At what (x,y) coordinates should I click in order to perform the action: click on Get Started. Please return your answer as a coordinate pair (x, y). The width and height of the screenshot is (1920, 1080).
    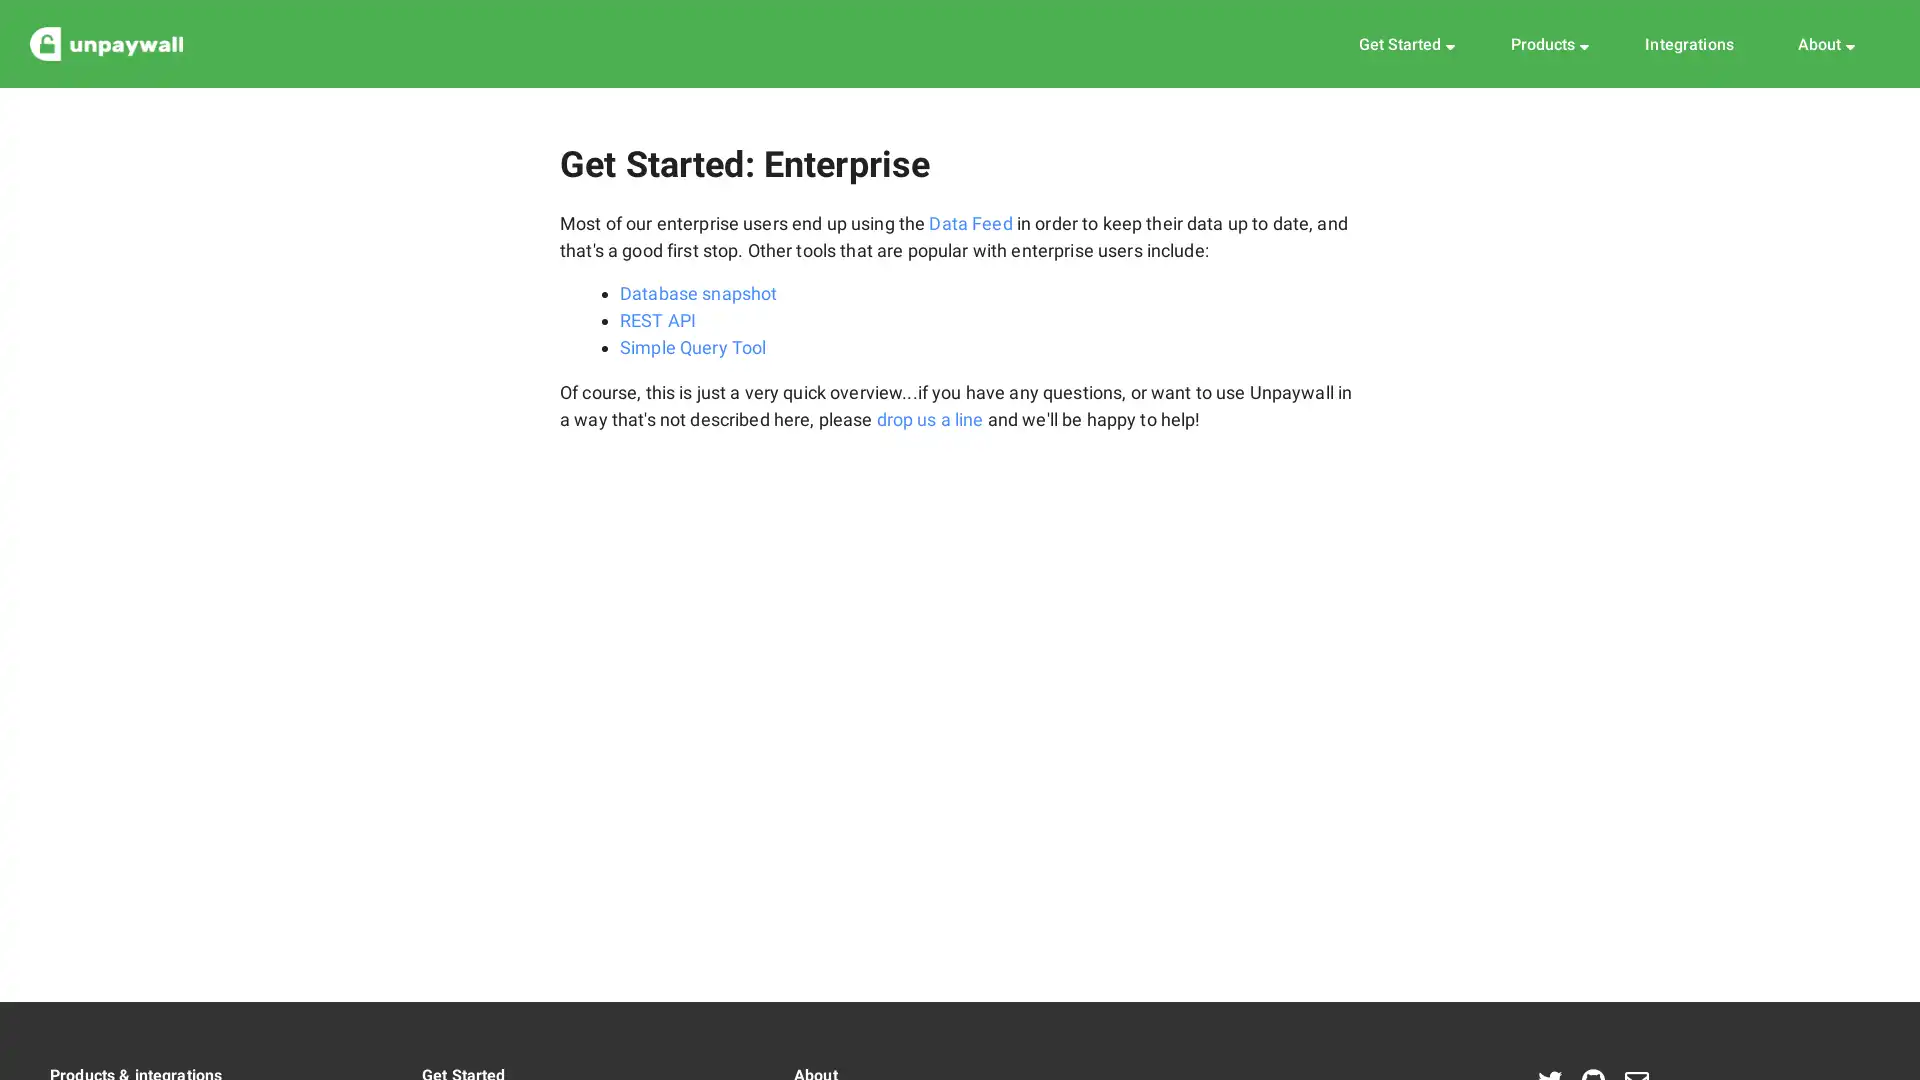
    Looking at the image, I should click on (1405, 43).